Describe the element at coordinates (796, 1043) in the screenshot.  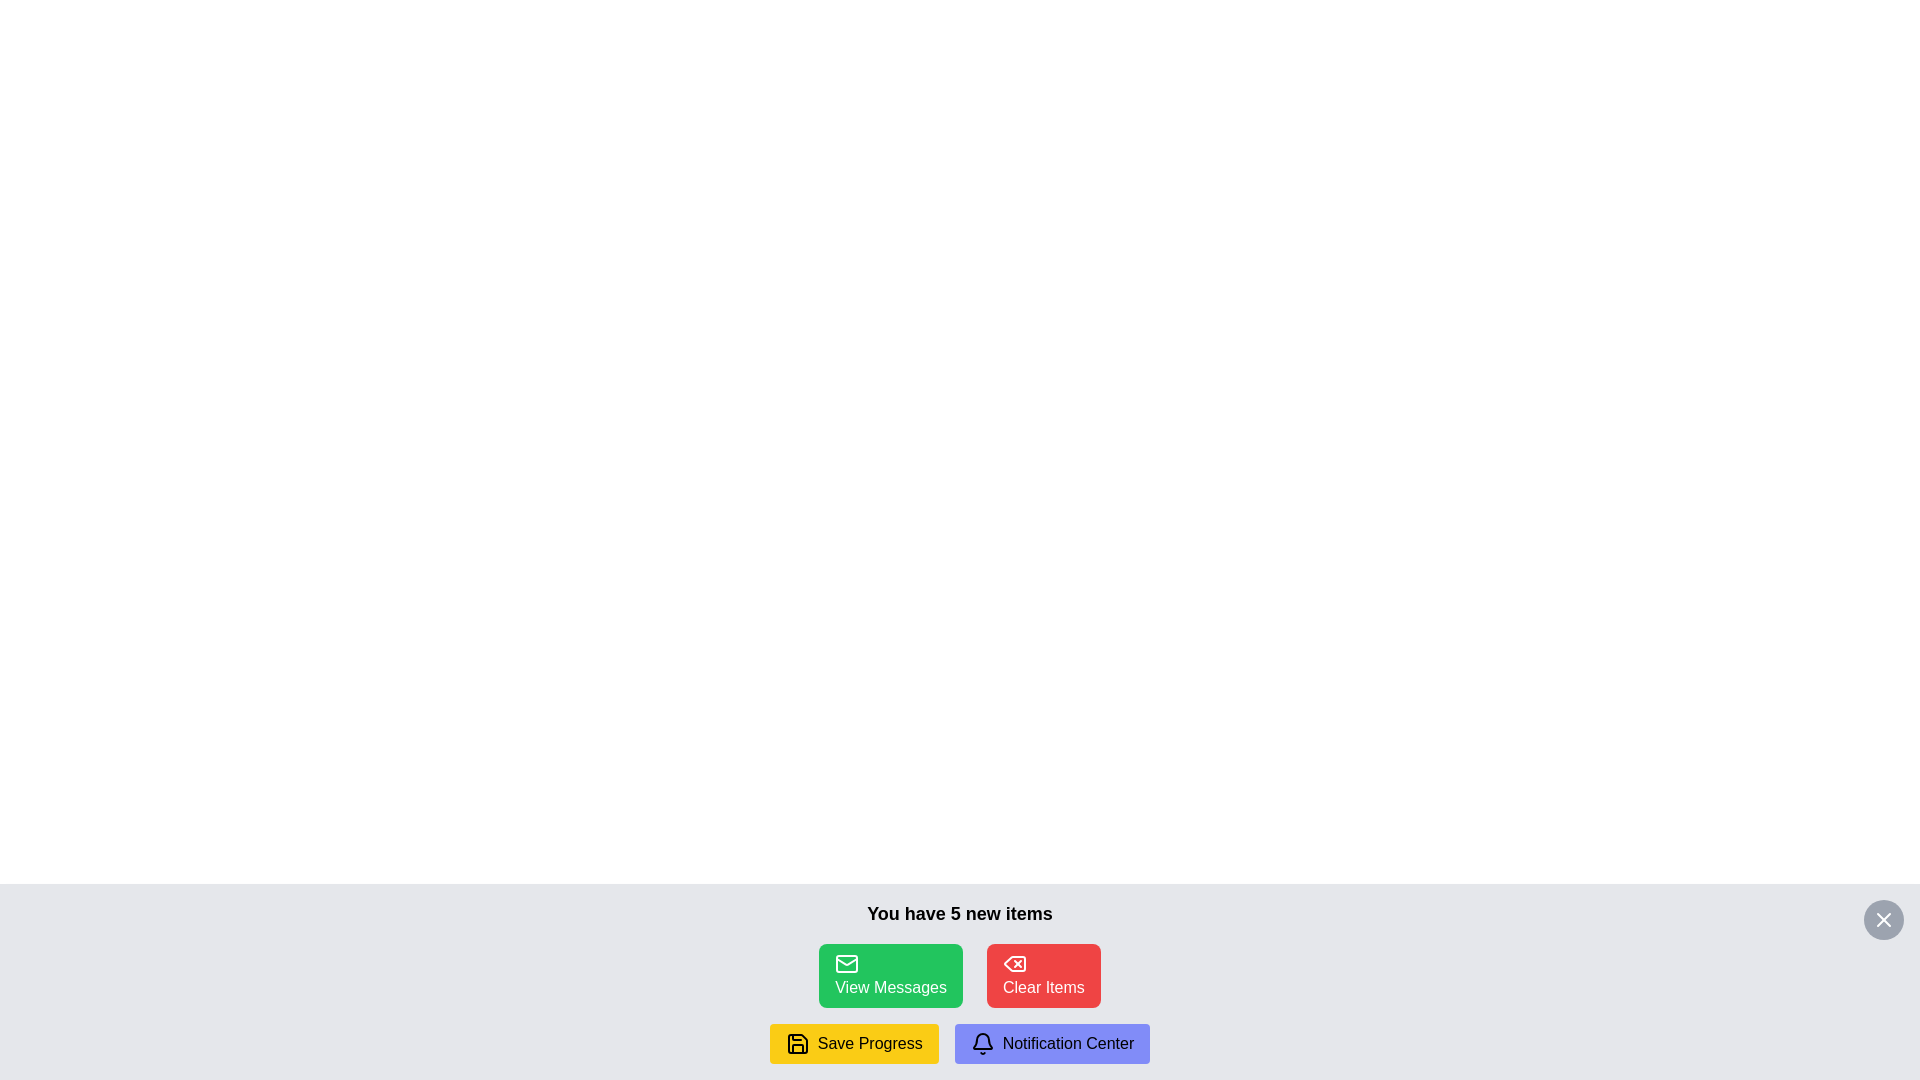
I see `the save icon, which is a floppy disk symbol with a yellow background, part of the 'Save Progress' button located below the central area of the window` at that location.